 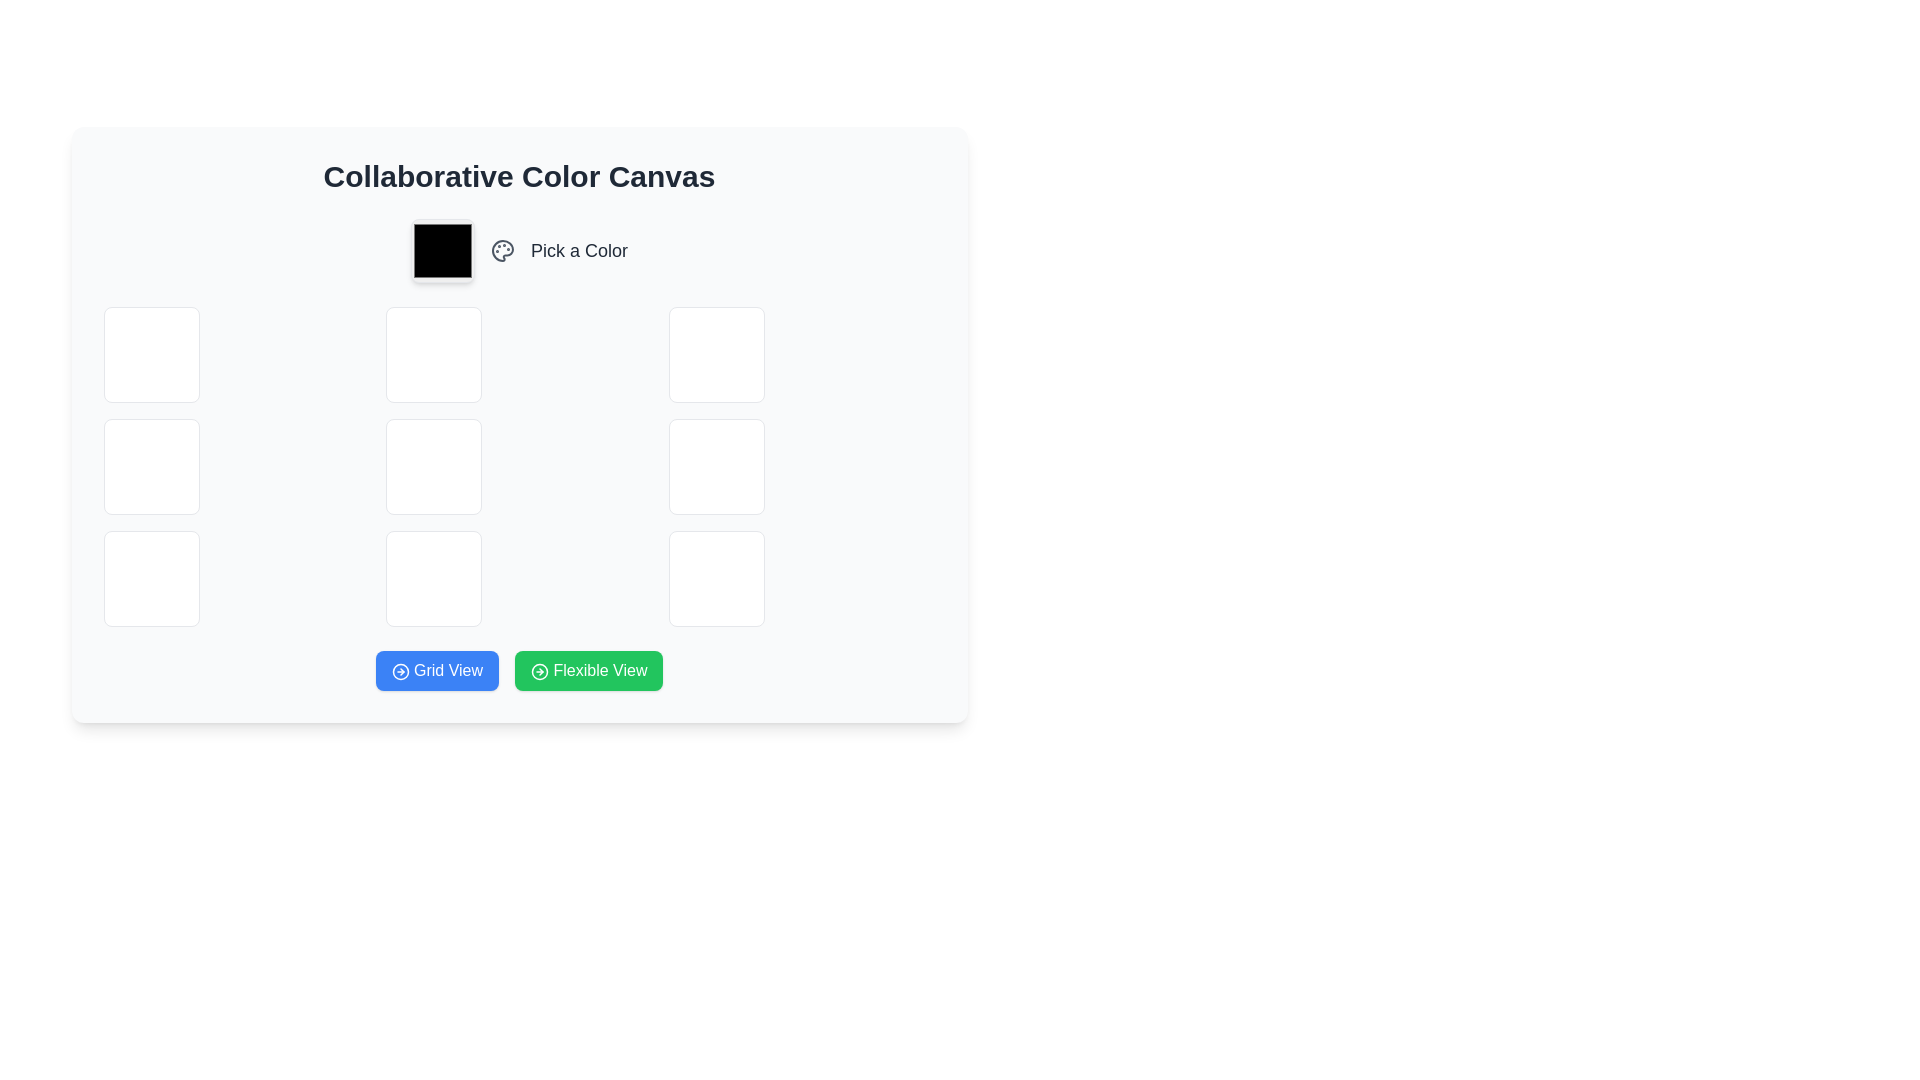 I want to click on the blue 'Grid View' button with white text and a right-pointing arrow icon to switch to grid view, so click(x=436, y=671).